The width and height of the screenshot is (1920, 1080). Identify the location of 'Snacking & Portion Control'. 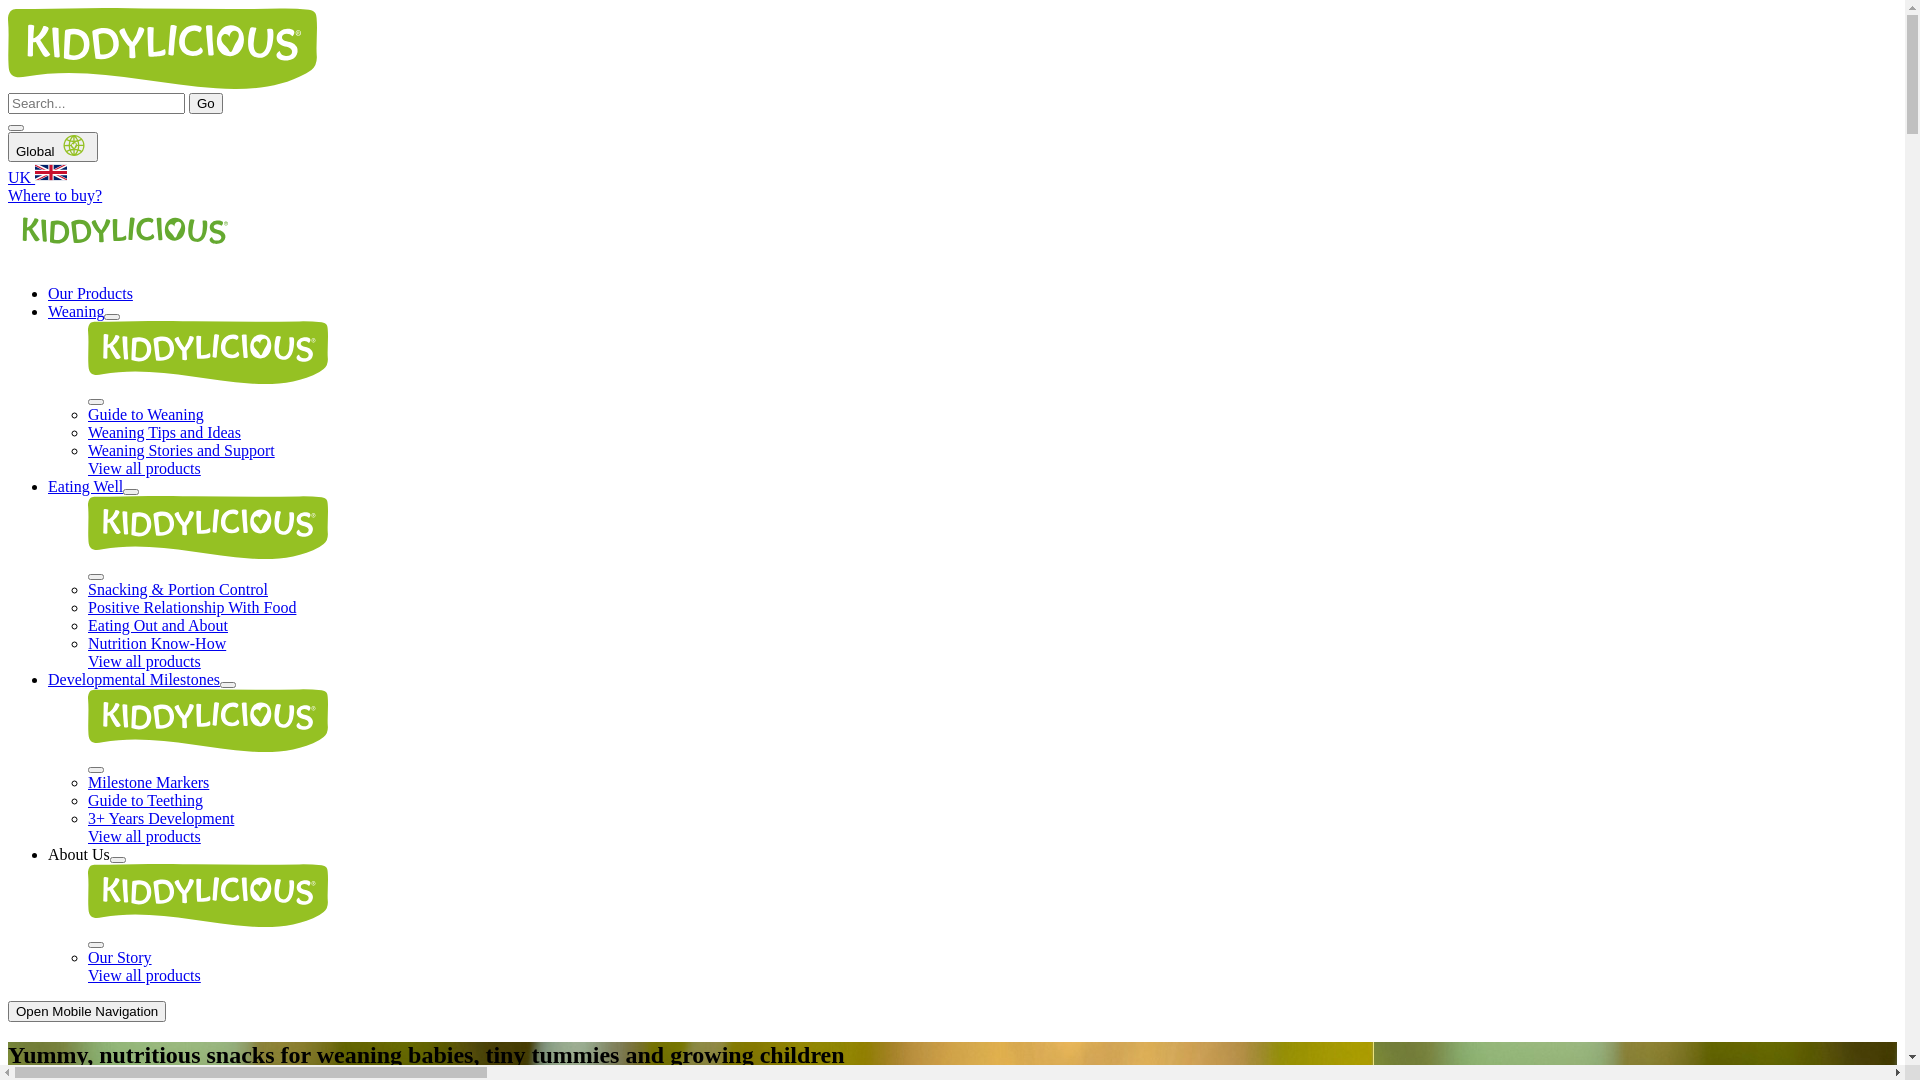
(177, 588).